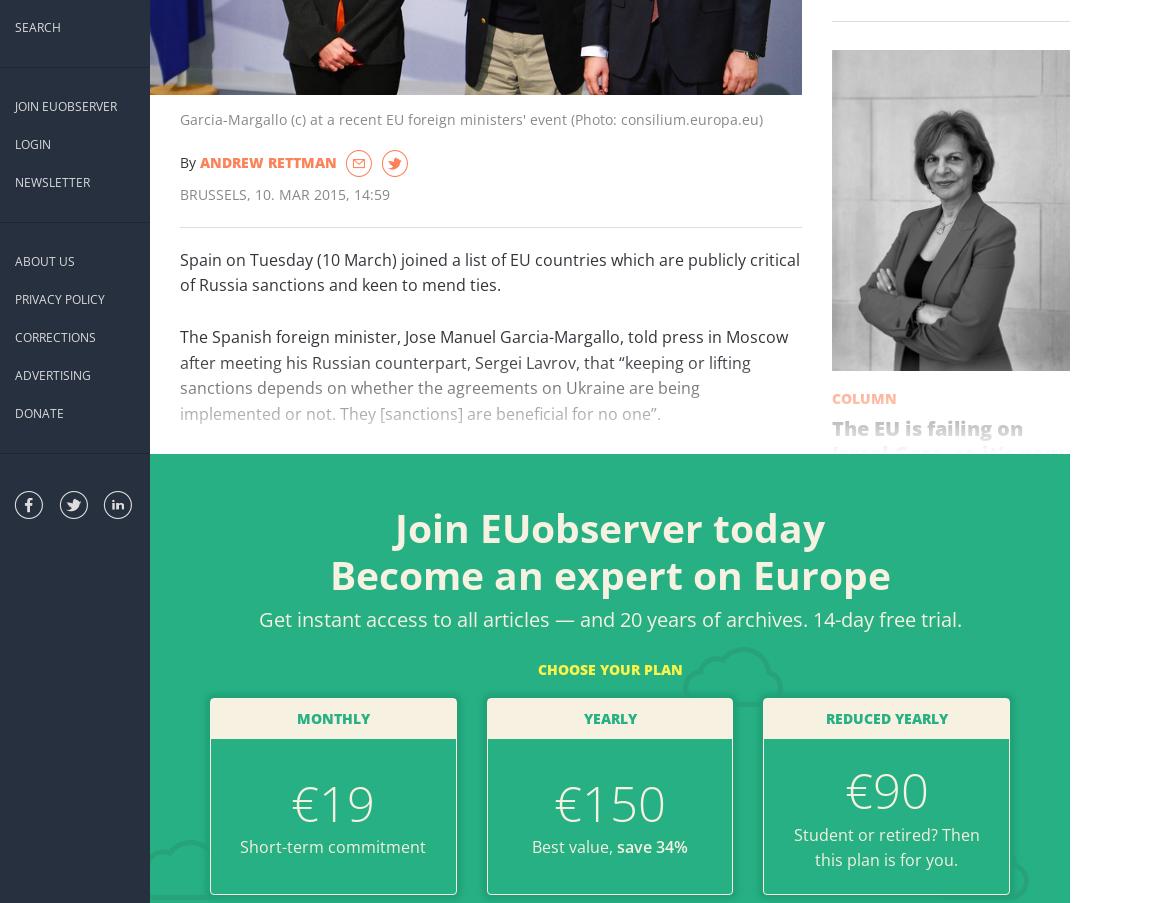 The width and height of the screenshot is (1150, 903). I want to click on 'The lack of EU common ground on ending Gaza's intolerable tragedy makes it essential that member states which want a ceasefire break free of the EU institutional straitjacket and take urgent action on a national level.', so click(829, 596).